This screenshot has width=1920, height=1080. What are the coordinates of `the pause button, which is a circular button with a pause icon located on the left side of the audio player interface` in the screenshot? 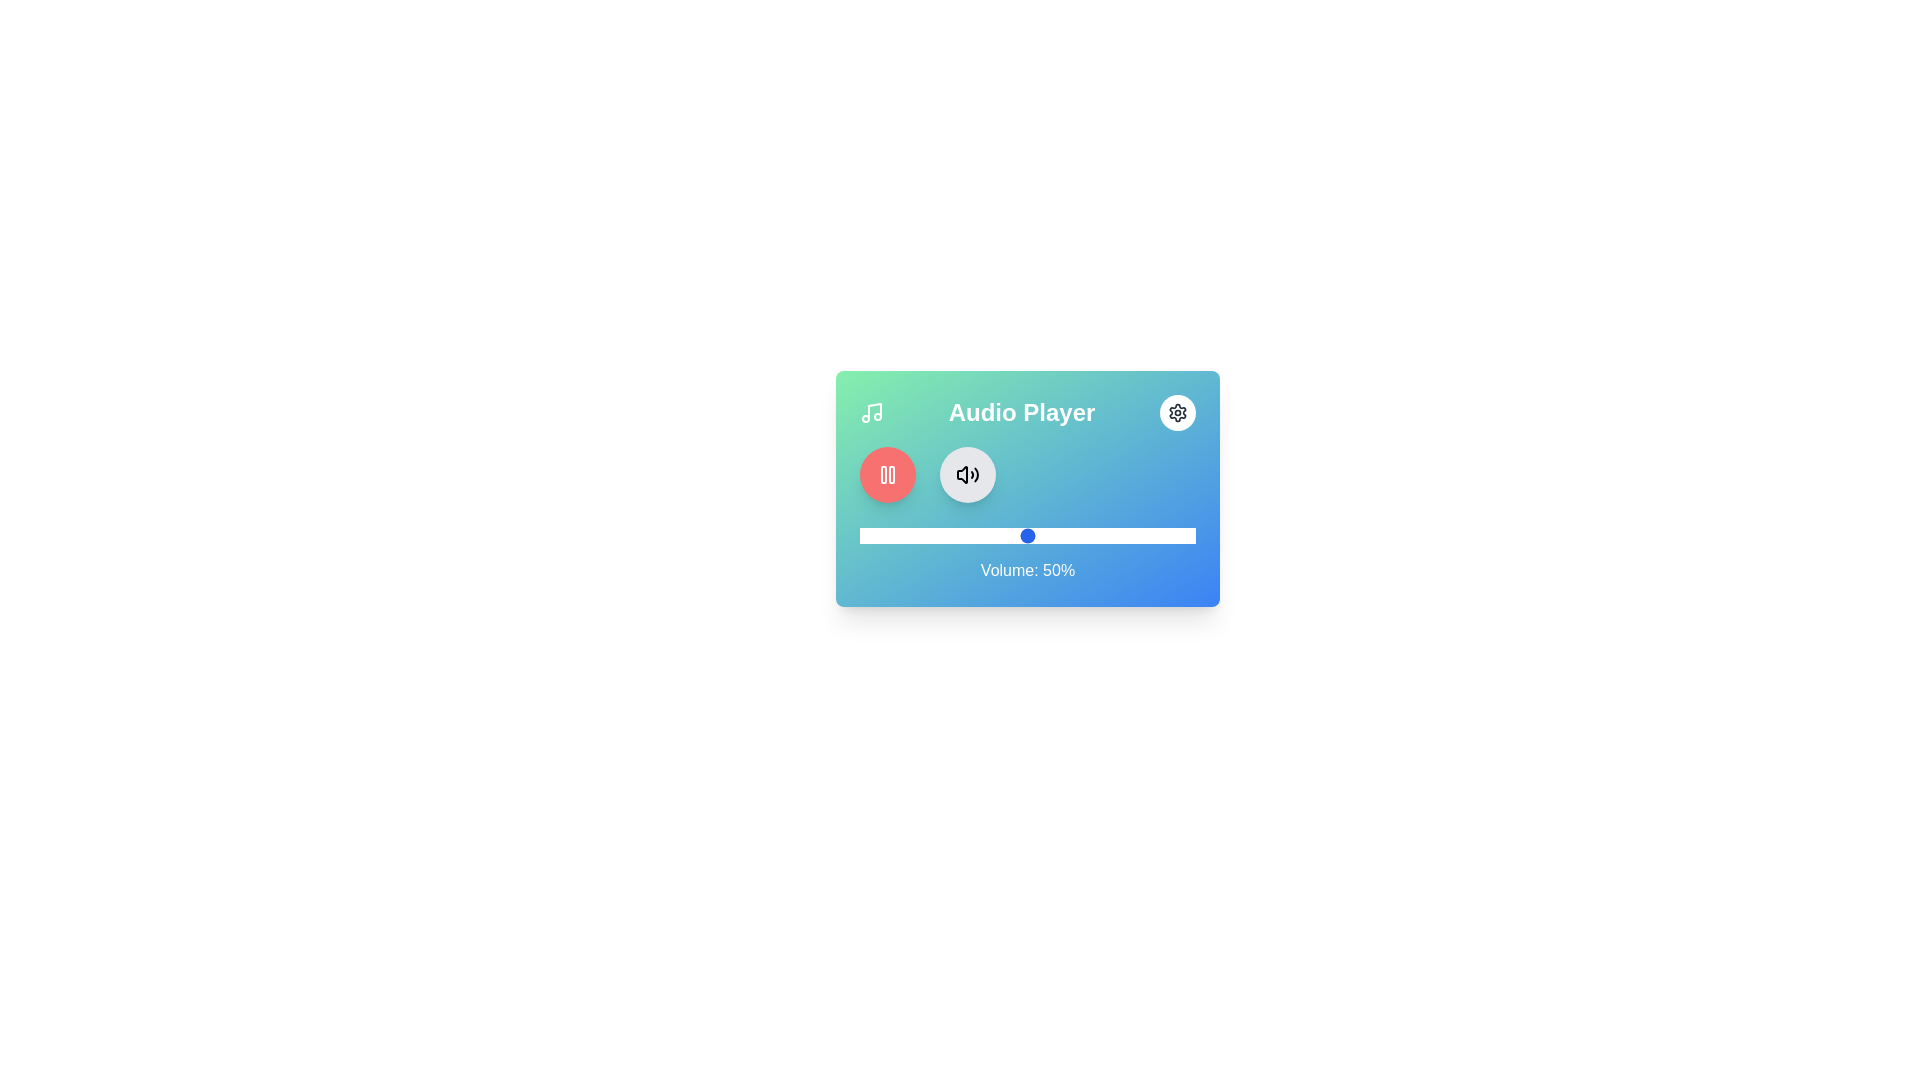 It's located at (887, 474).